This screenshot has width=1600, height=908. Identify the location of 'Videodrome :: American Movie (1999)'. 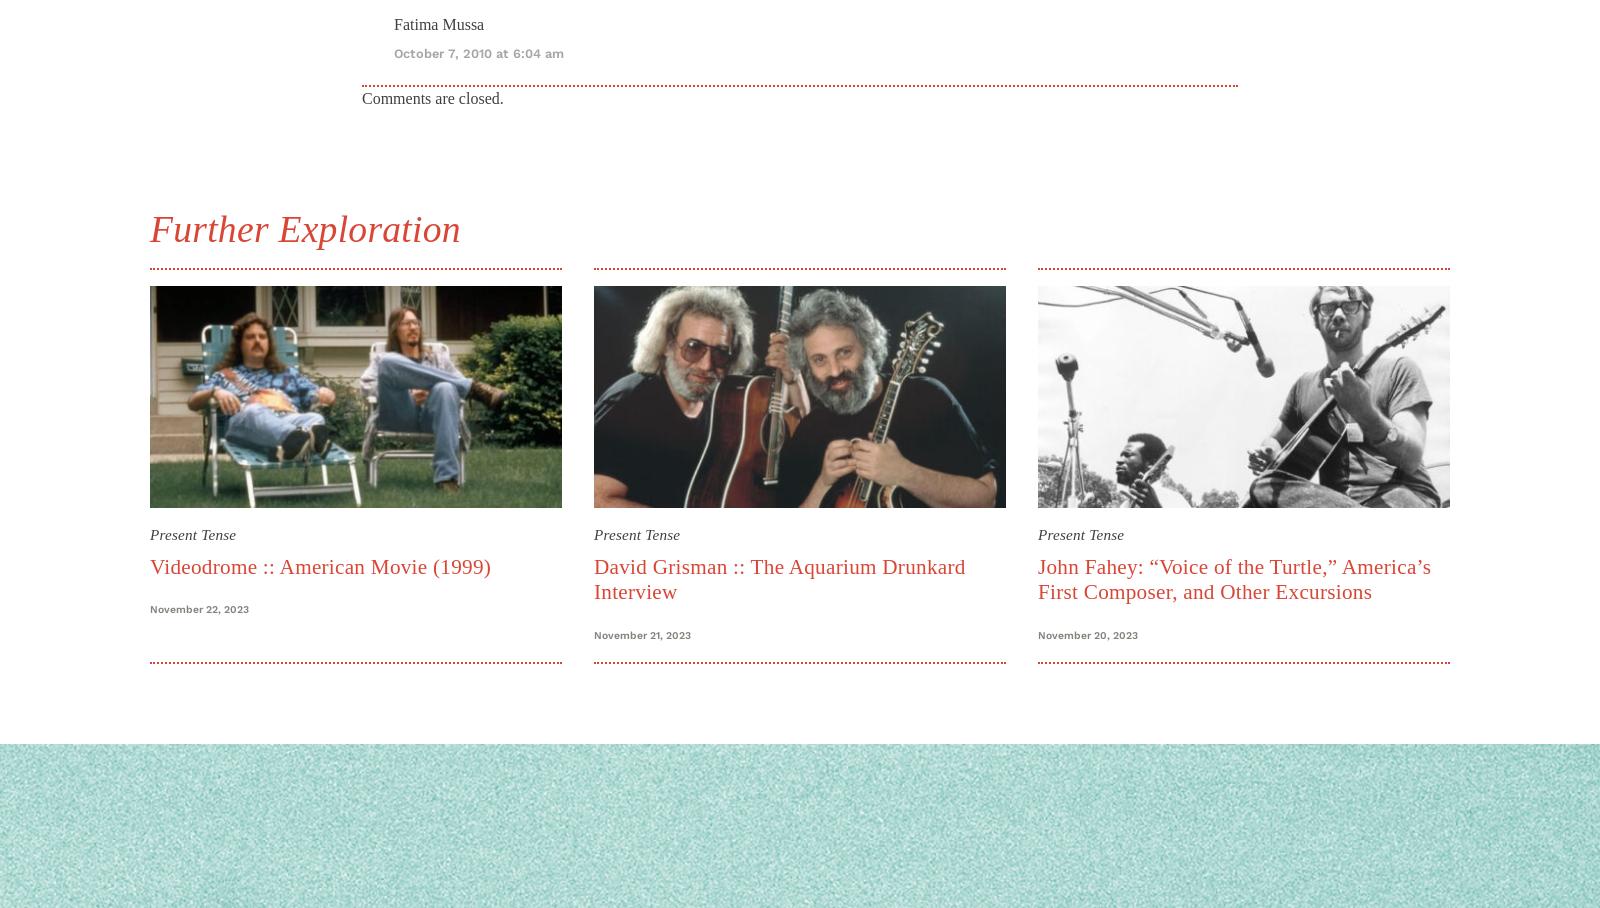
(149, 564).